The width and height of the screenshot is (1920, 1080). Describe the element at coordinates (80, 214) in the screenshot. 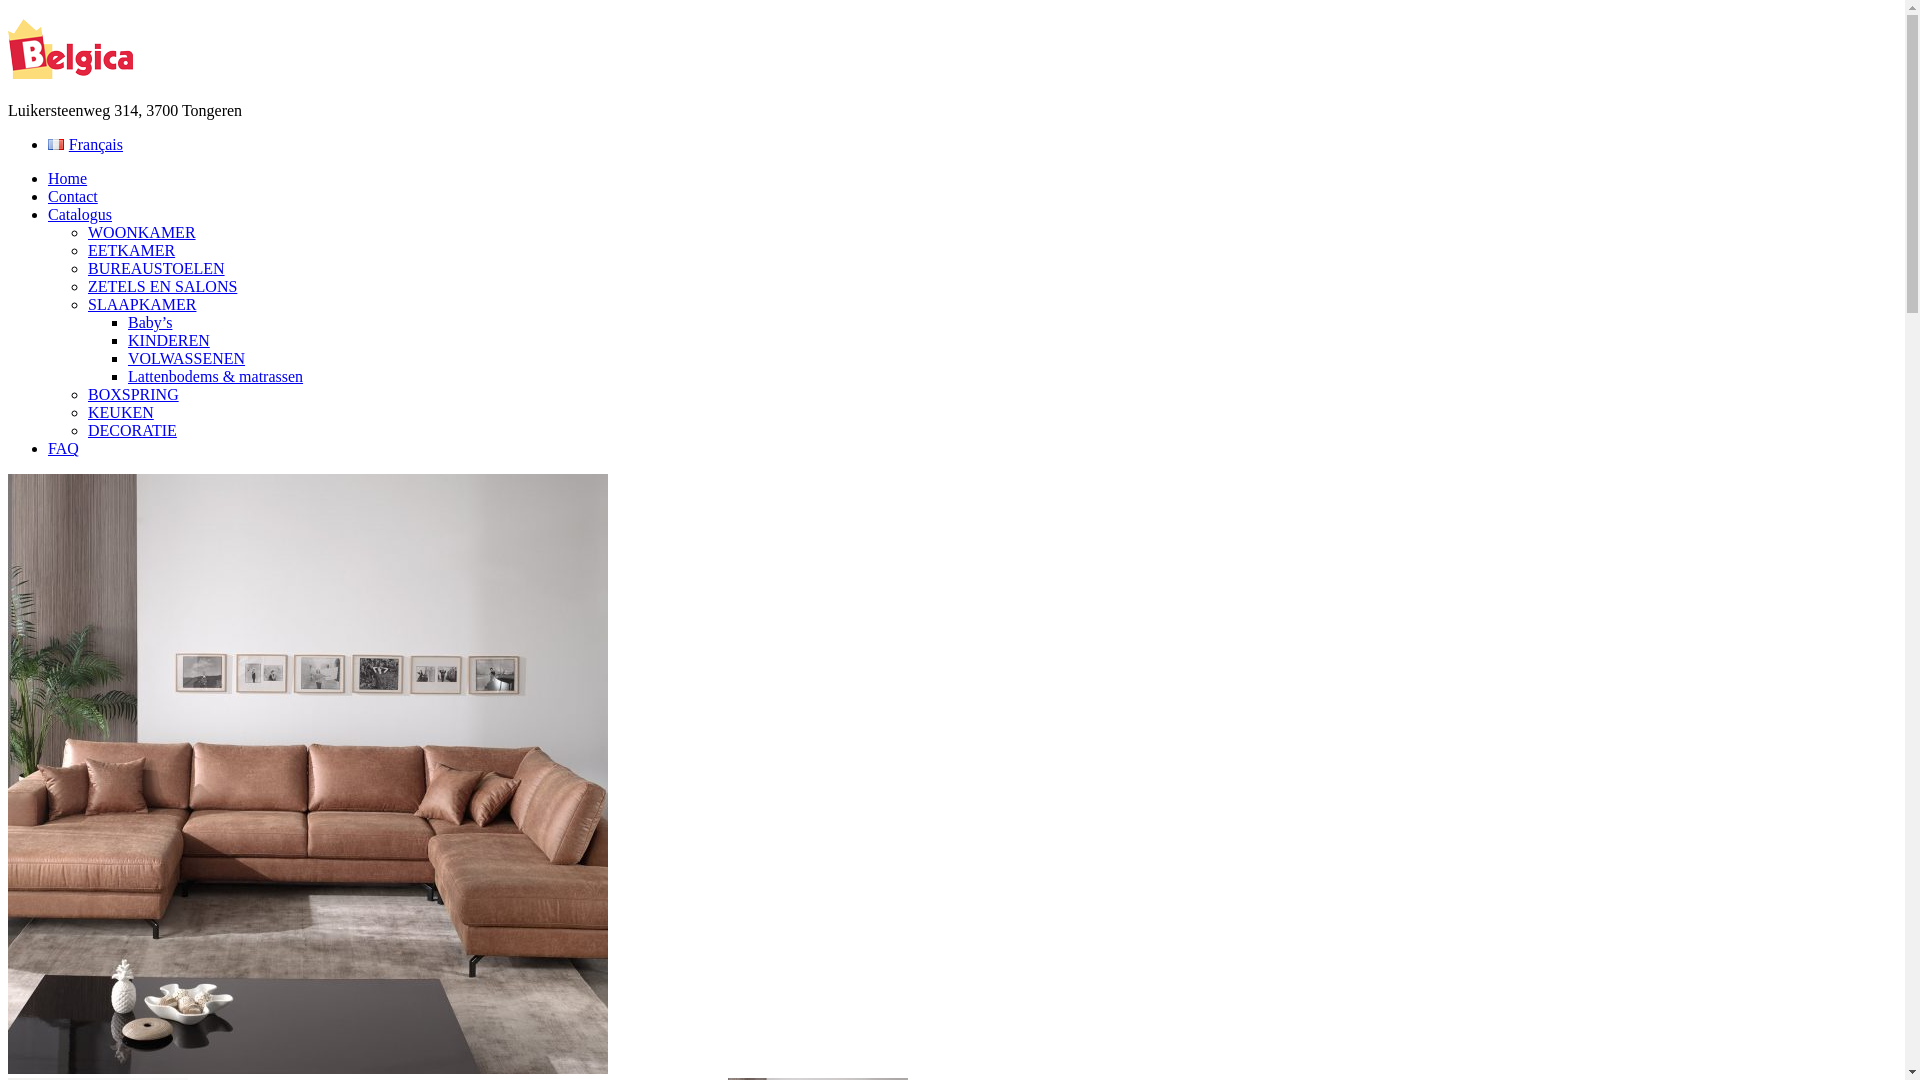

I see `'Catalogus'` at that location.